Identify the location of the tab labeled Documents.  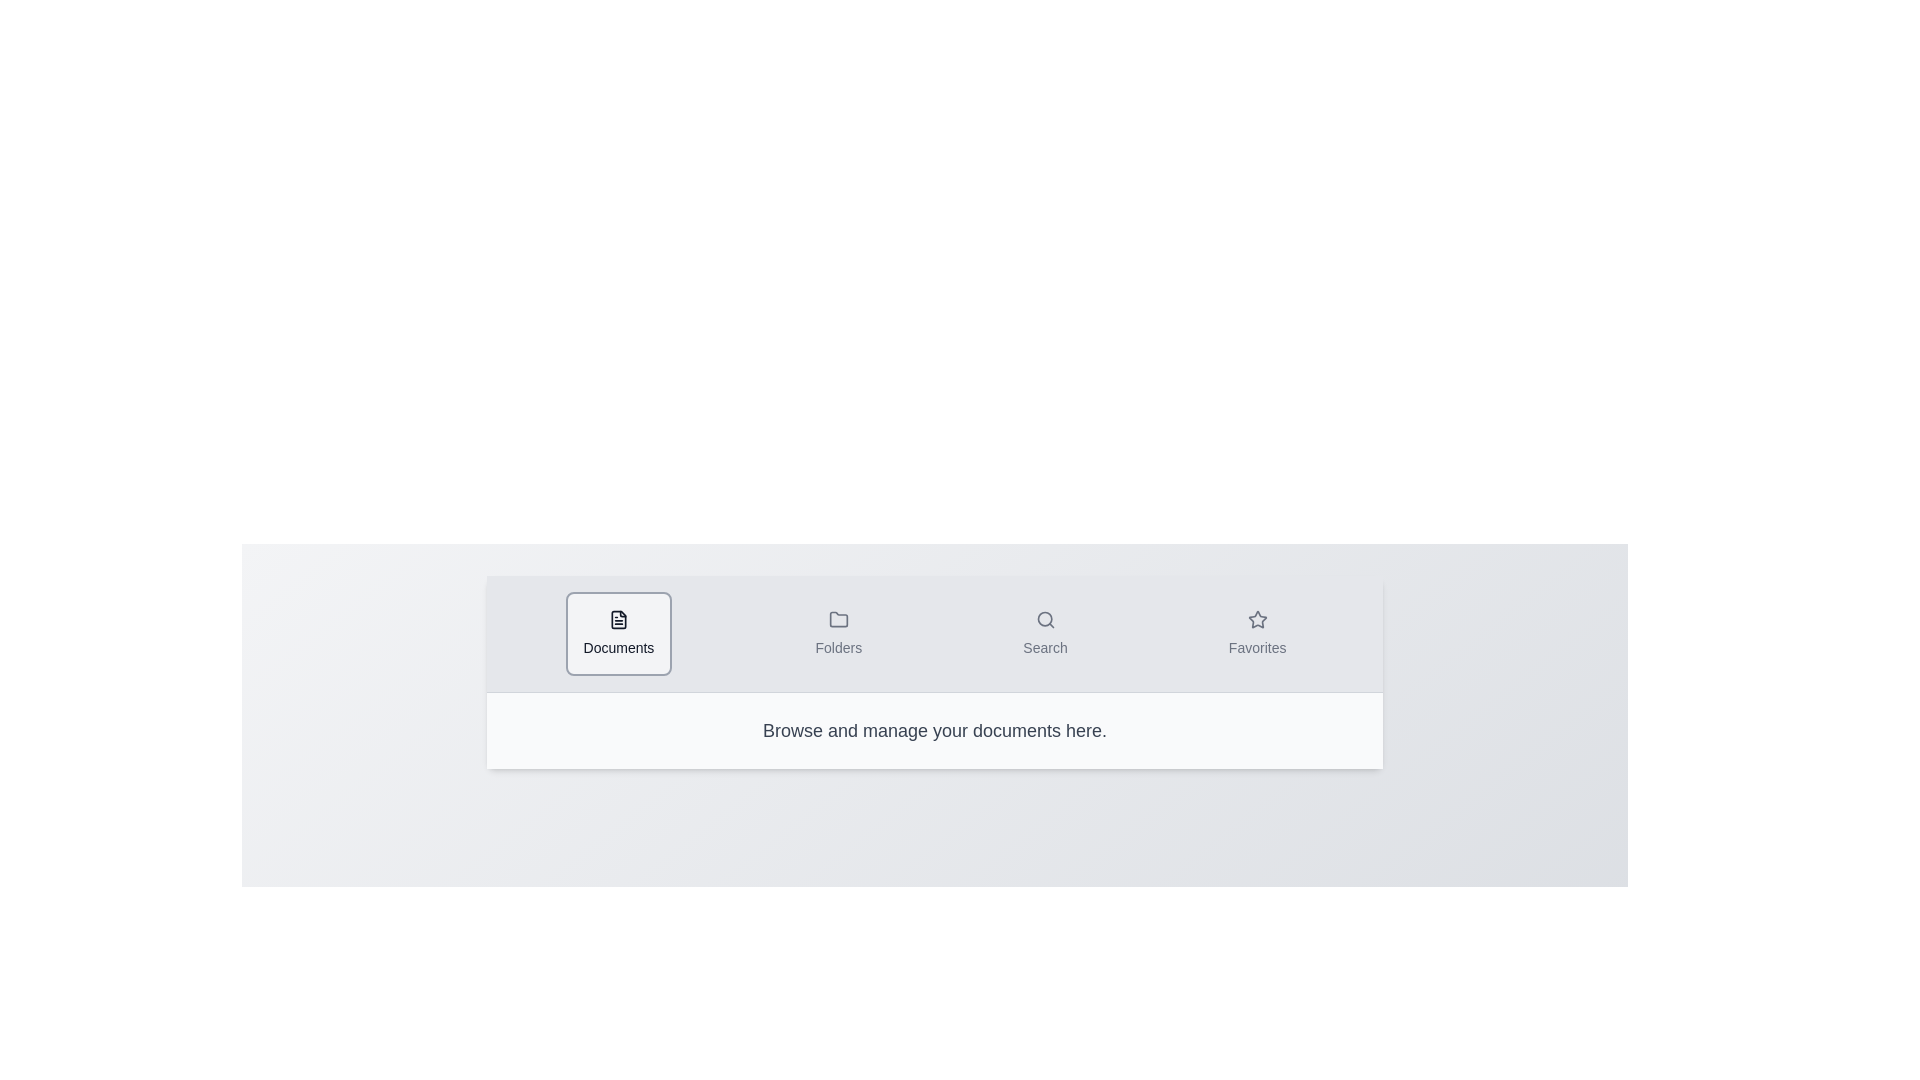
(618, 633).